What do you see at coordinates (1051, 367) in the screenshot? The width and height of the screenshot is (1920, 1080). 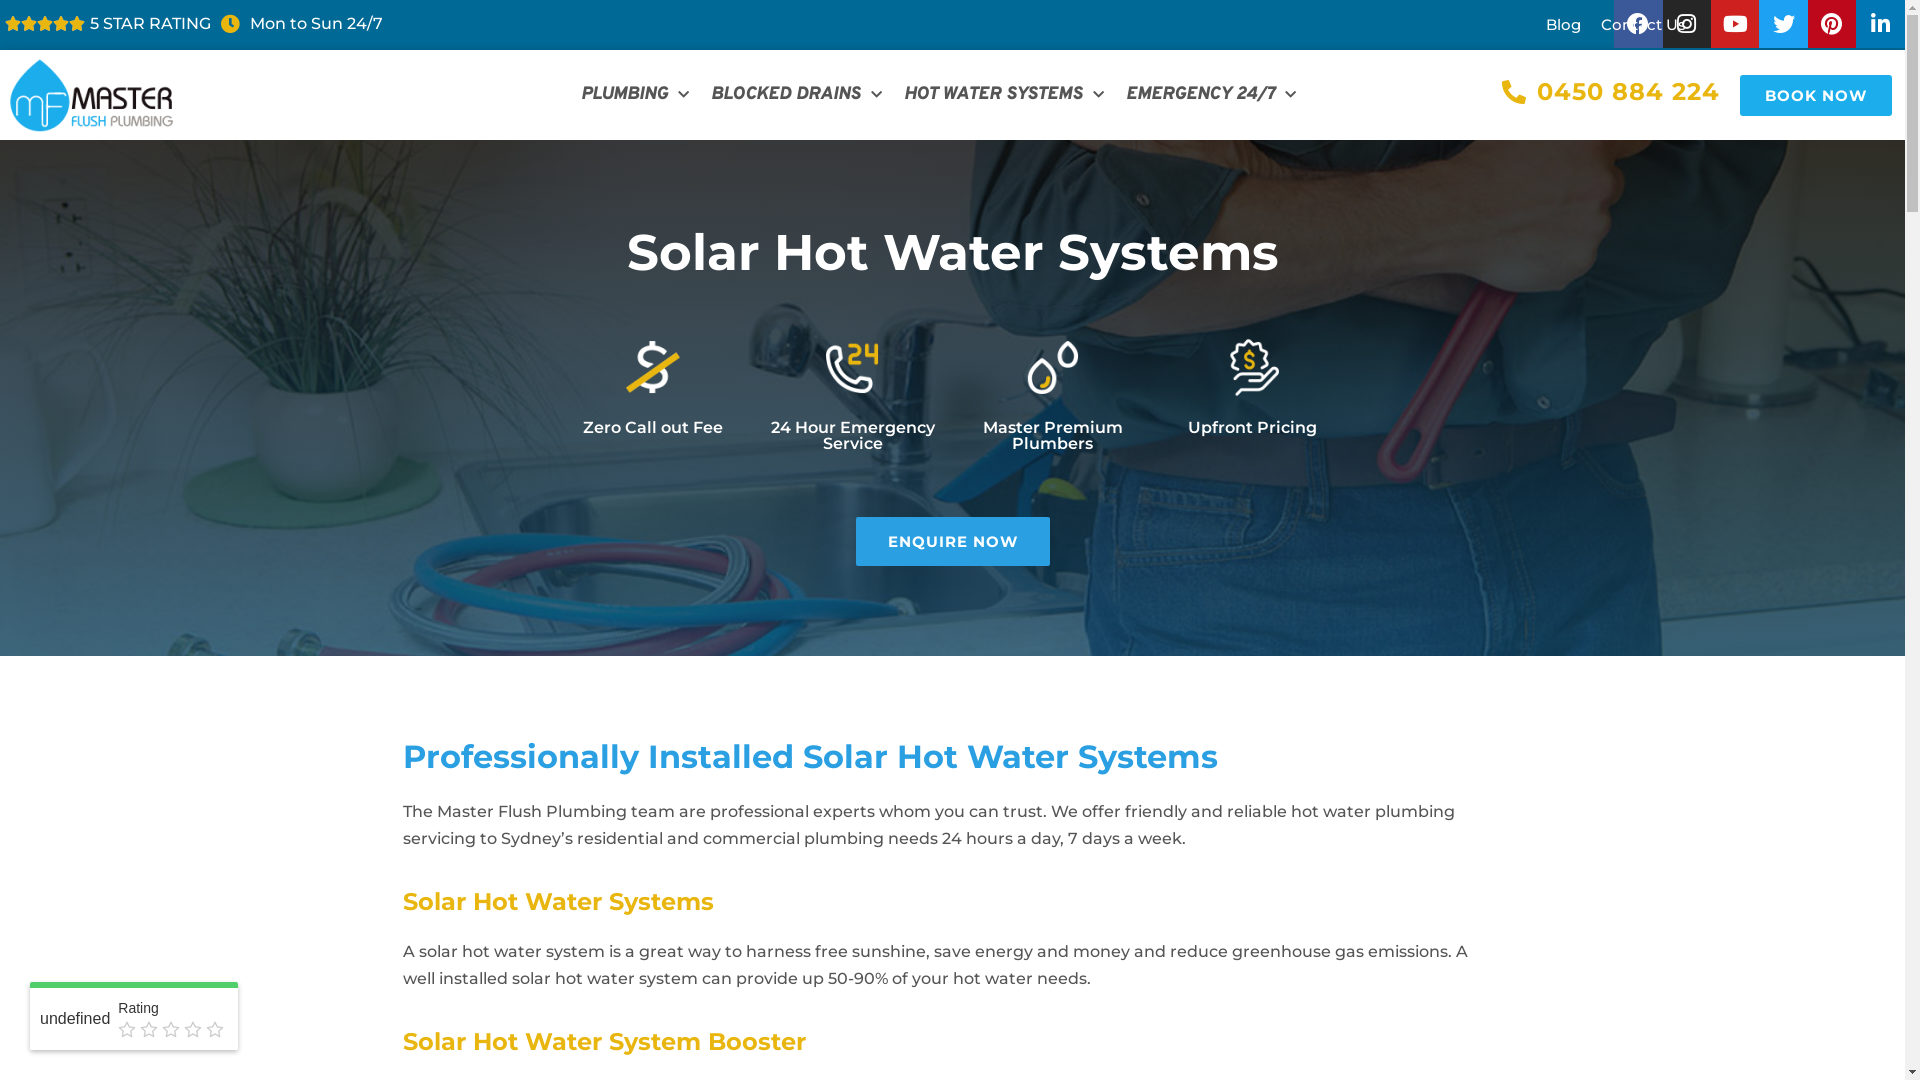 I see `'t-premium'` at bounding box center [1051, 367].